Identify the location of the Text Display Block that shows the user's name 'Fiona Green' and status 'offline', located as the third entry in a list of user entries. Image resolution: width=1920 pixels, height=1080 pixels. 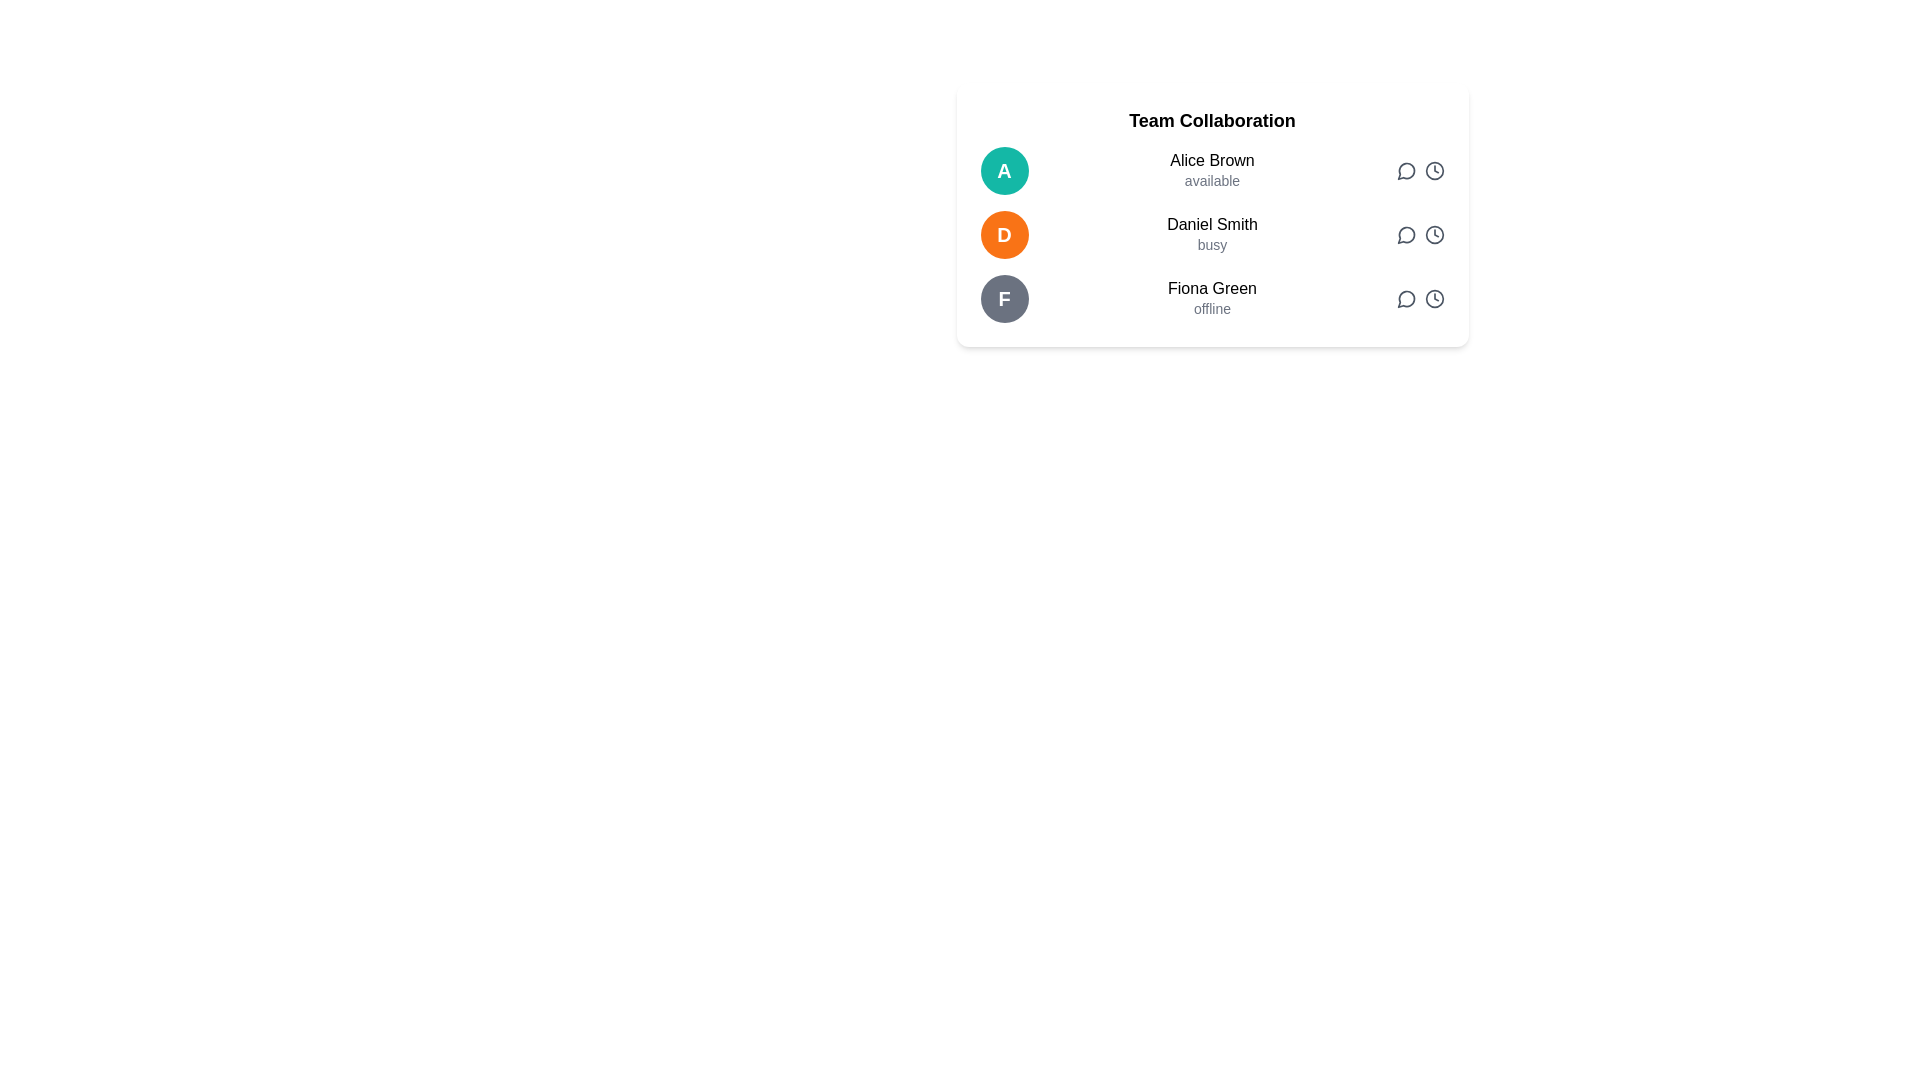
(1211, 299).